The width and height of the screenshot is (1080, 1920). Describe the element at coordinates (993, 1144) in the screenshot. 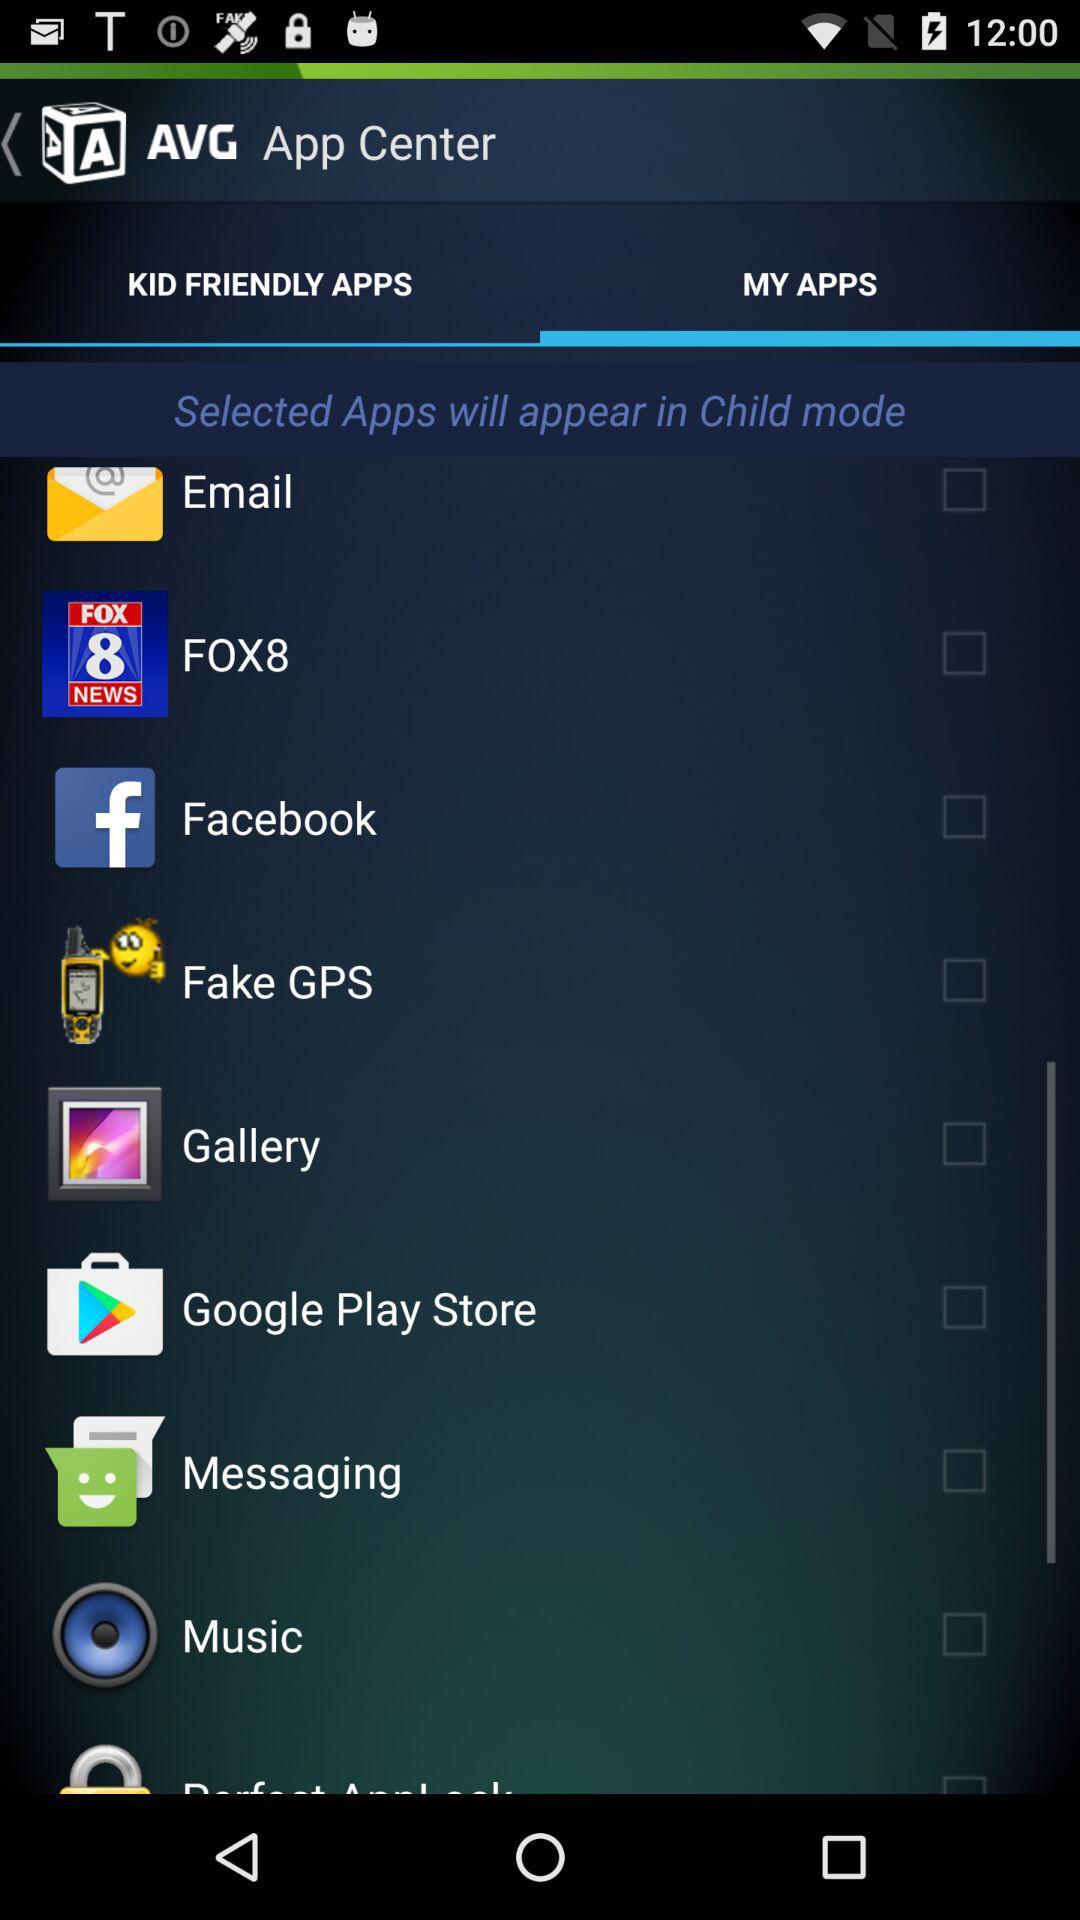

I see `gallery` at that location.